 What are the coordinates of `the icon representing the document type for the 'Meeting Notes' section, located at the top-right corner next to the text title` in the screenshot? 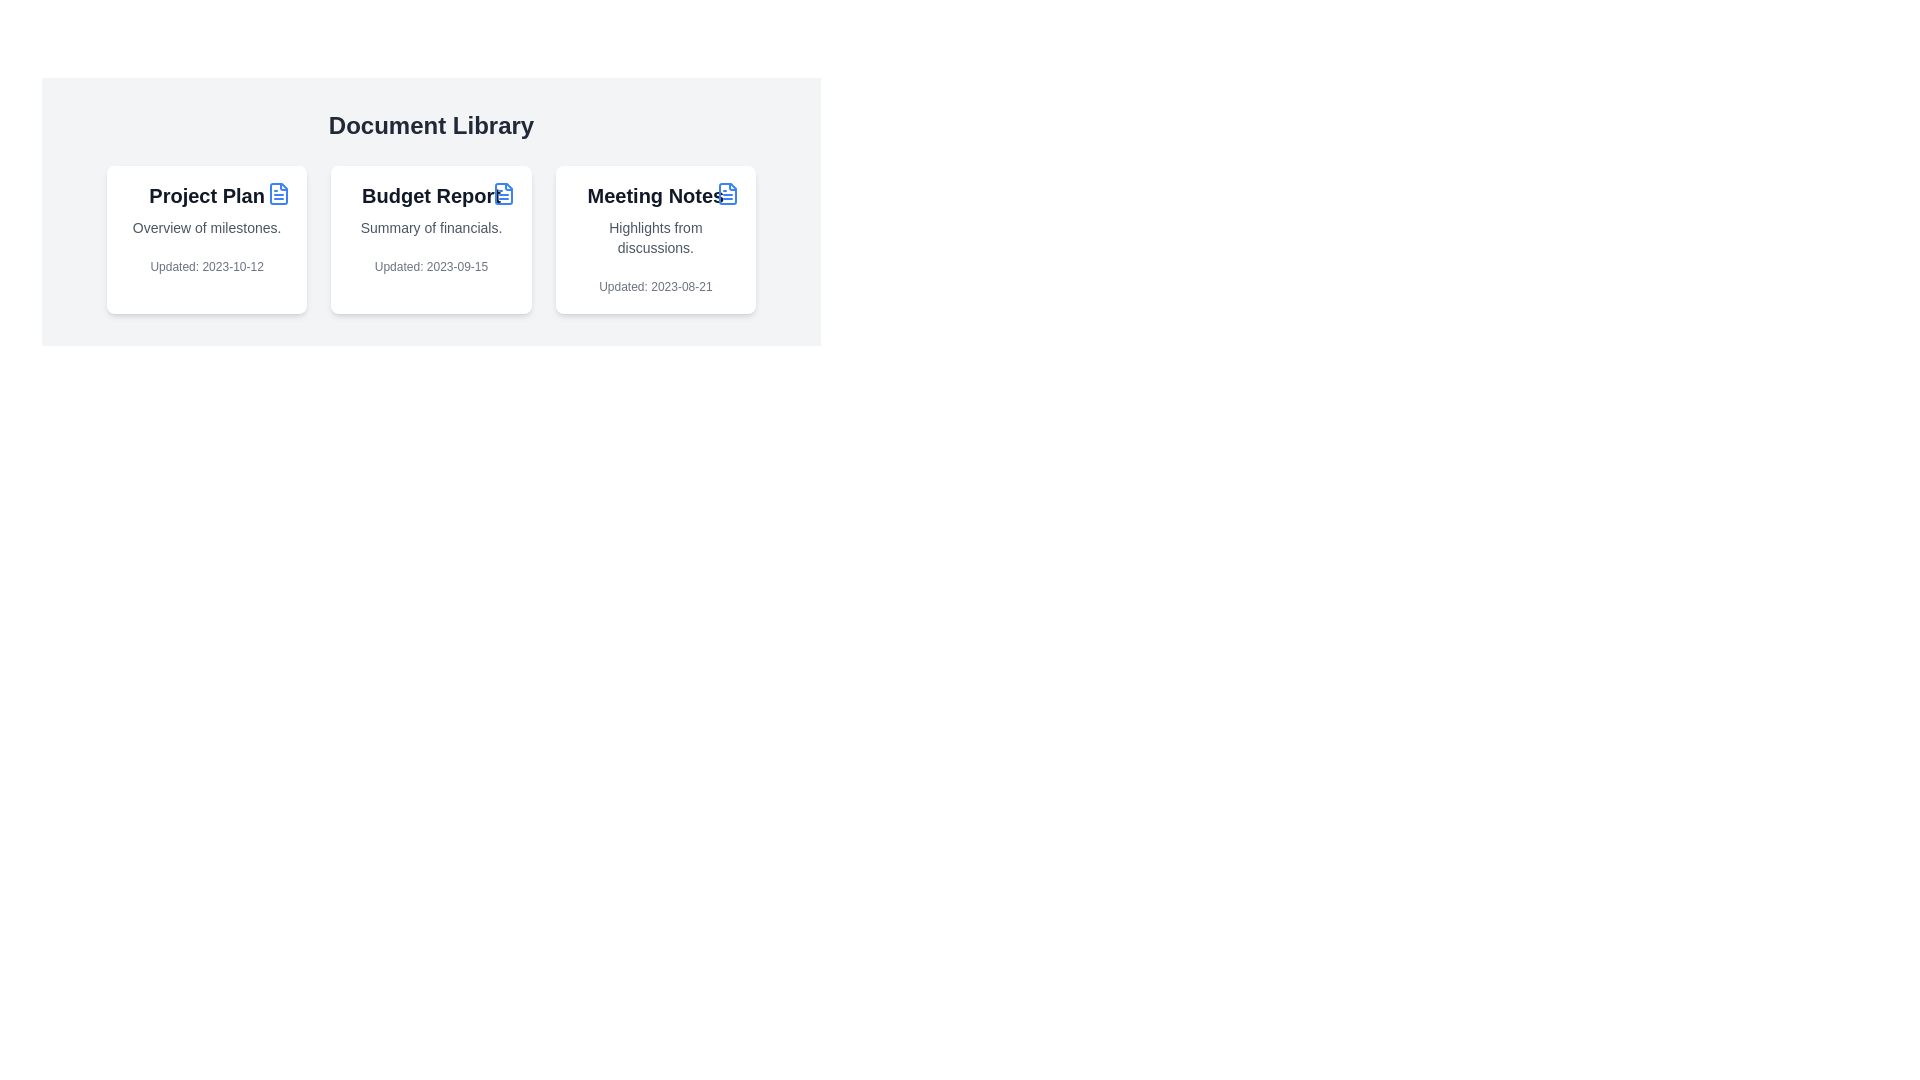 It's located at (727, 193).